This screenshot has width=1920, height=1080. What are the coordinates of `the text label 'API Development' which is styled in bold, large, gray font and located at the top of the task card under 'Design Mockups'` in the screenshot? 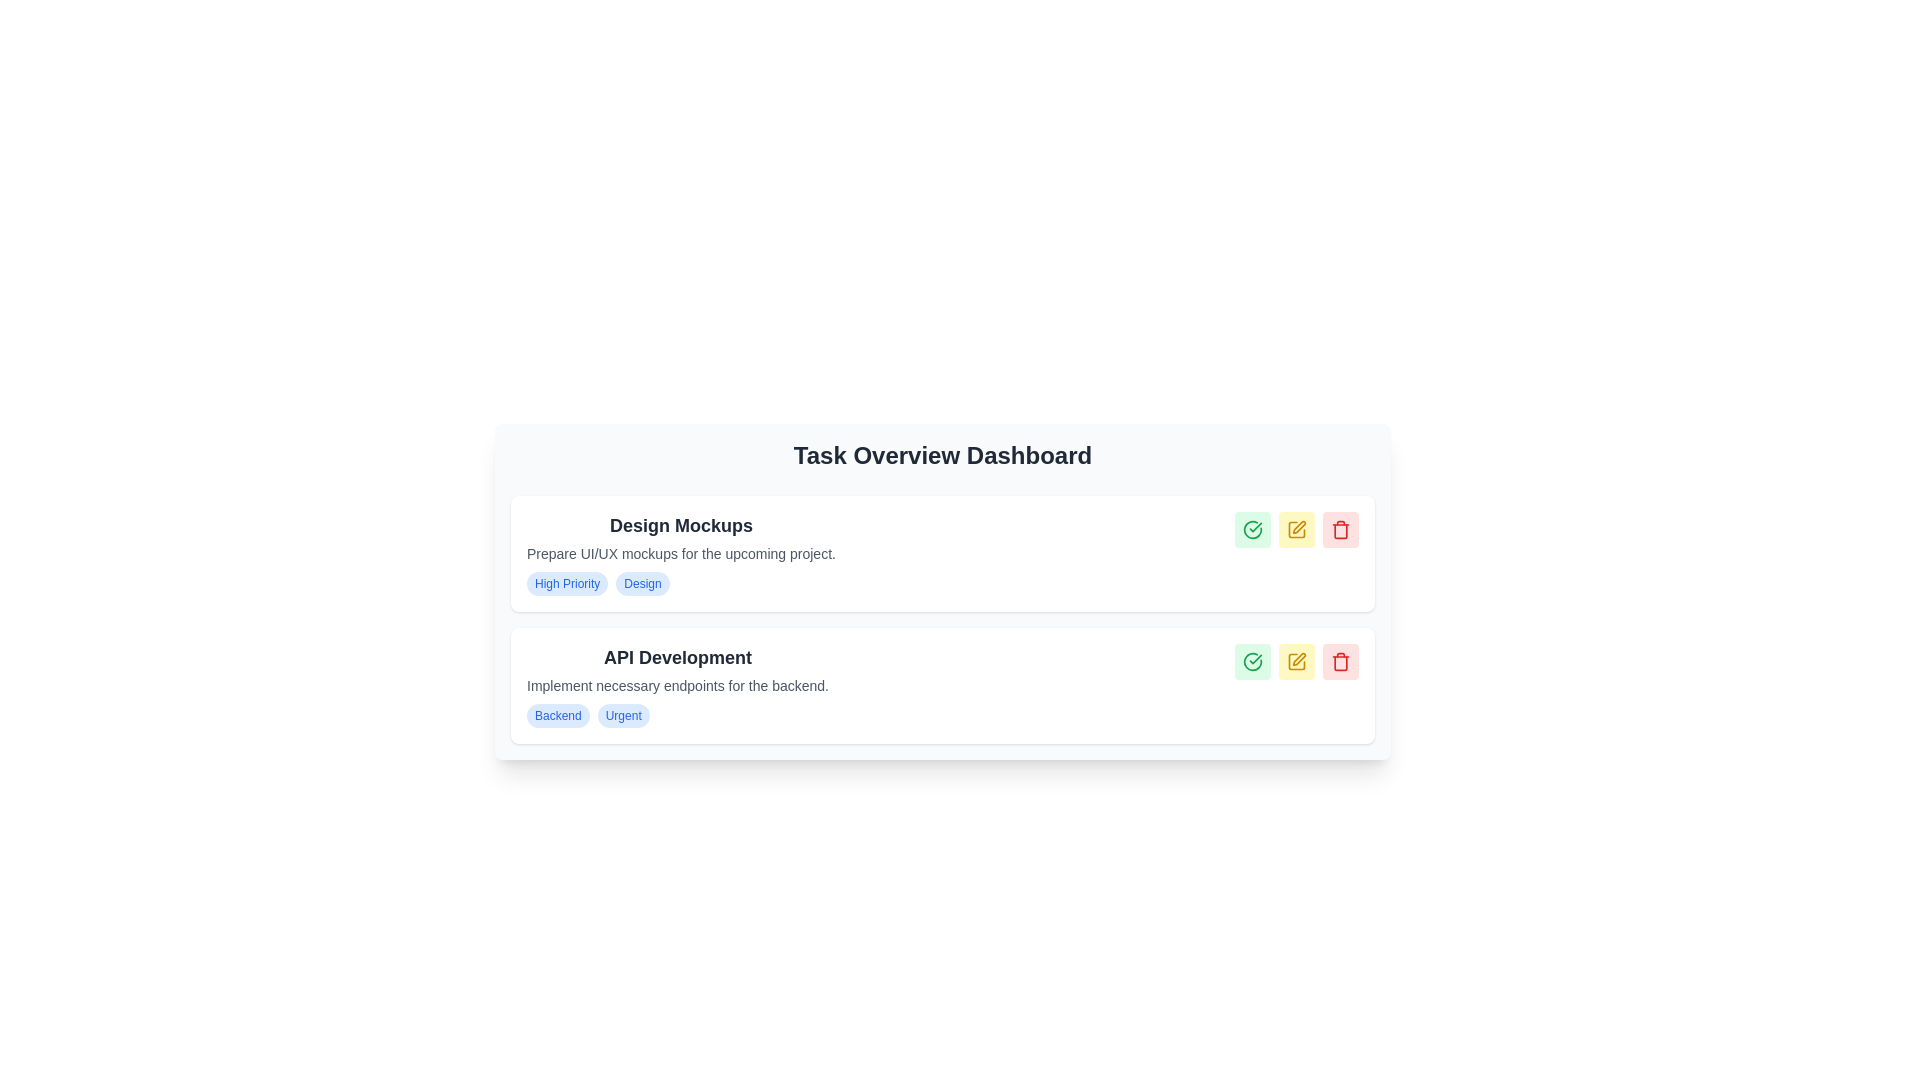 It's located at (677, 658).